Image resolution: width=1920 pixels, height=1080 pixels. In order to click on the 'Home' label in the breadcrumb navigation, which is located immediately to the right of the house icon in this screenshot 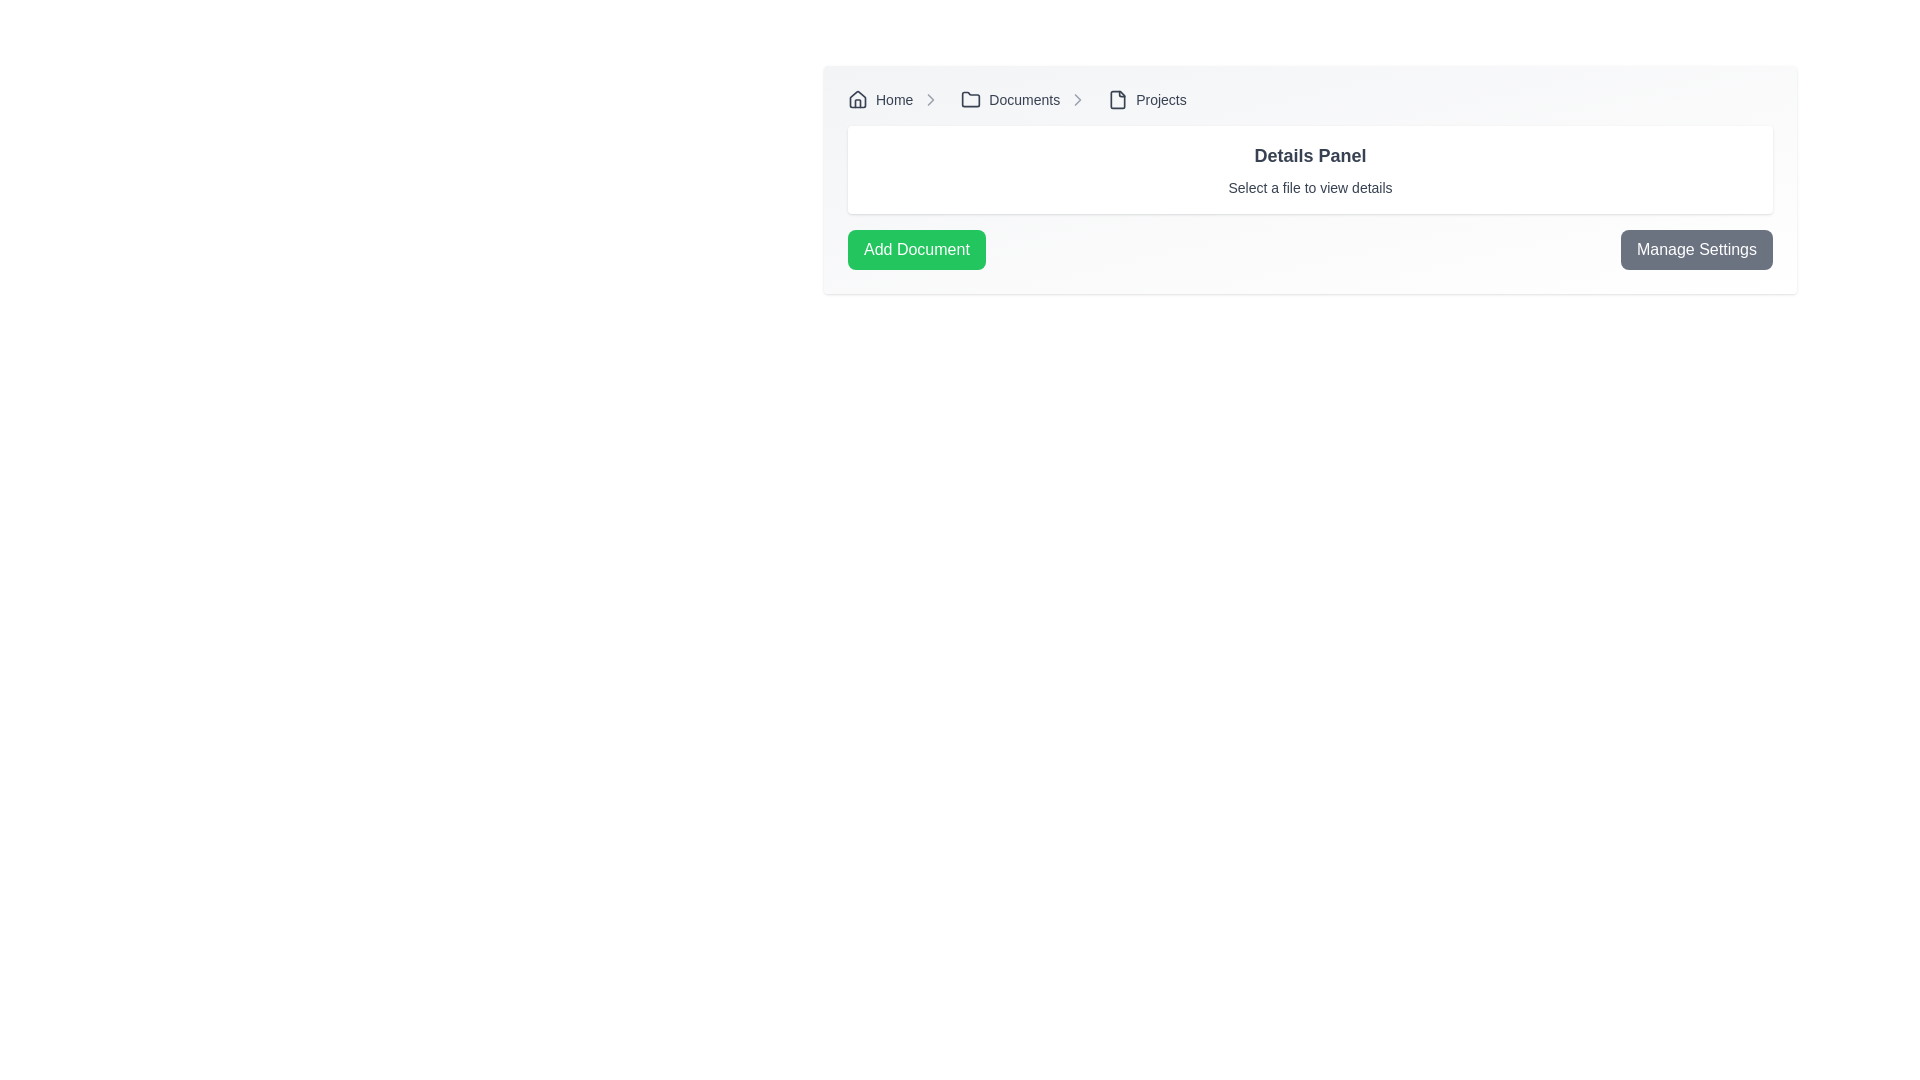, I will do `click(893, 100)`.